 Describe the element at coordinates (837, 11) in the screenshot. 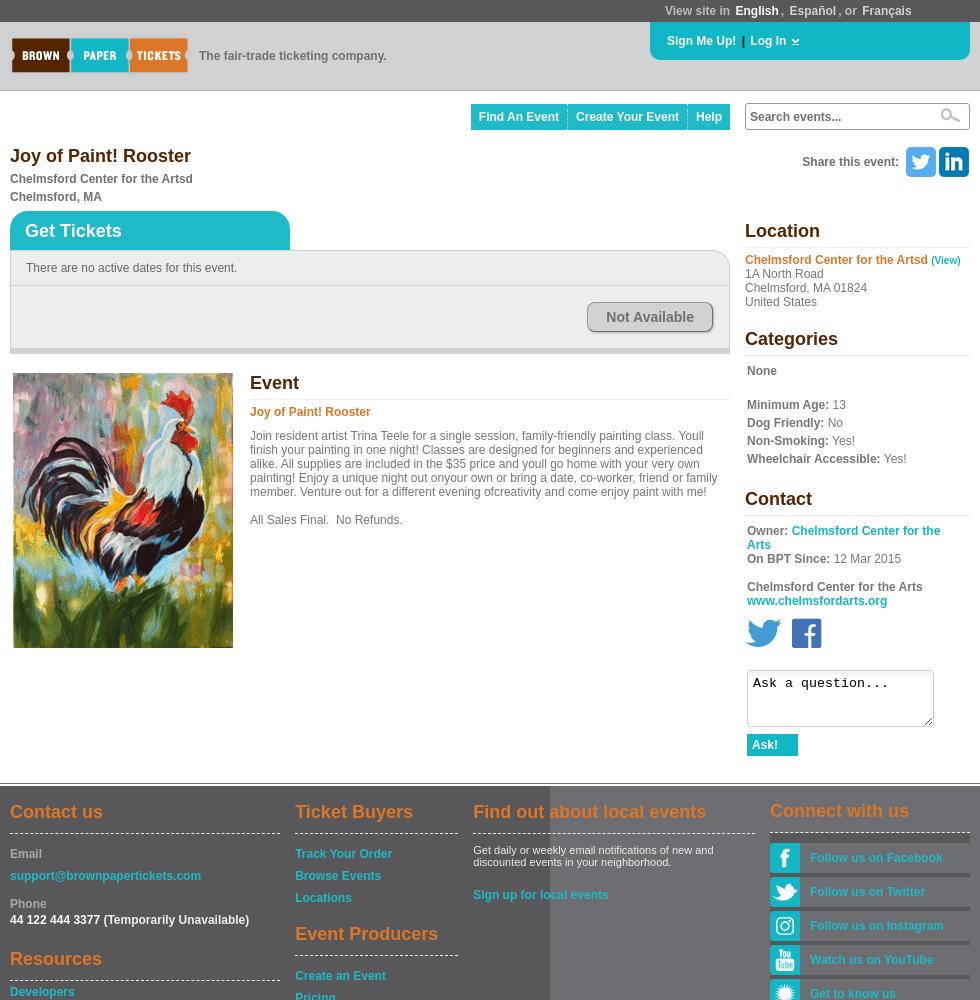

I see `', or'` at that location.